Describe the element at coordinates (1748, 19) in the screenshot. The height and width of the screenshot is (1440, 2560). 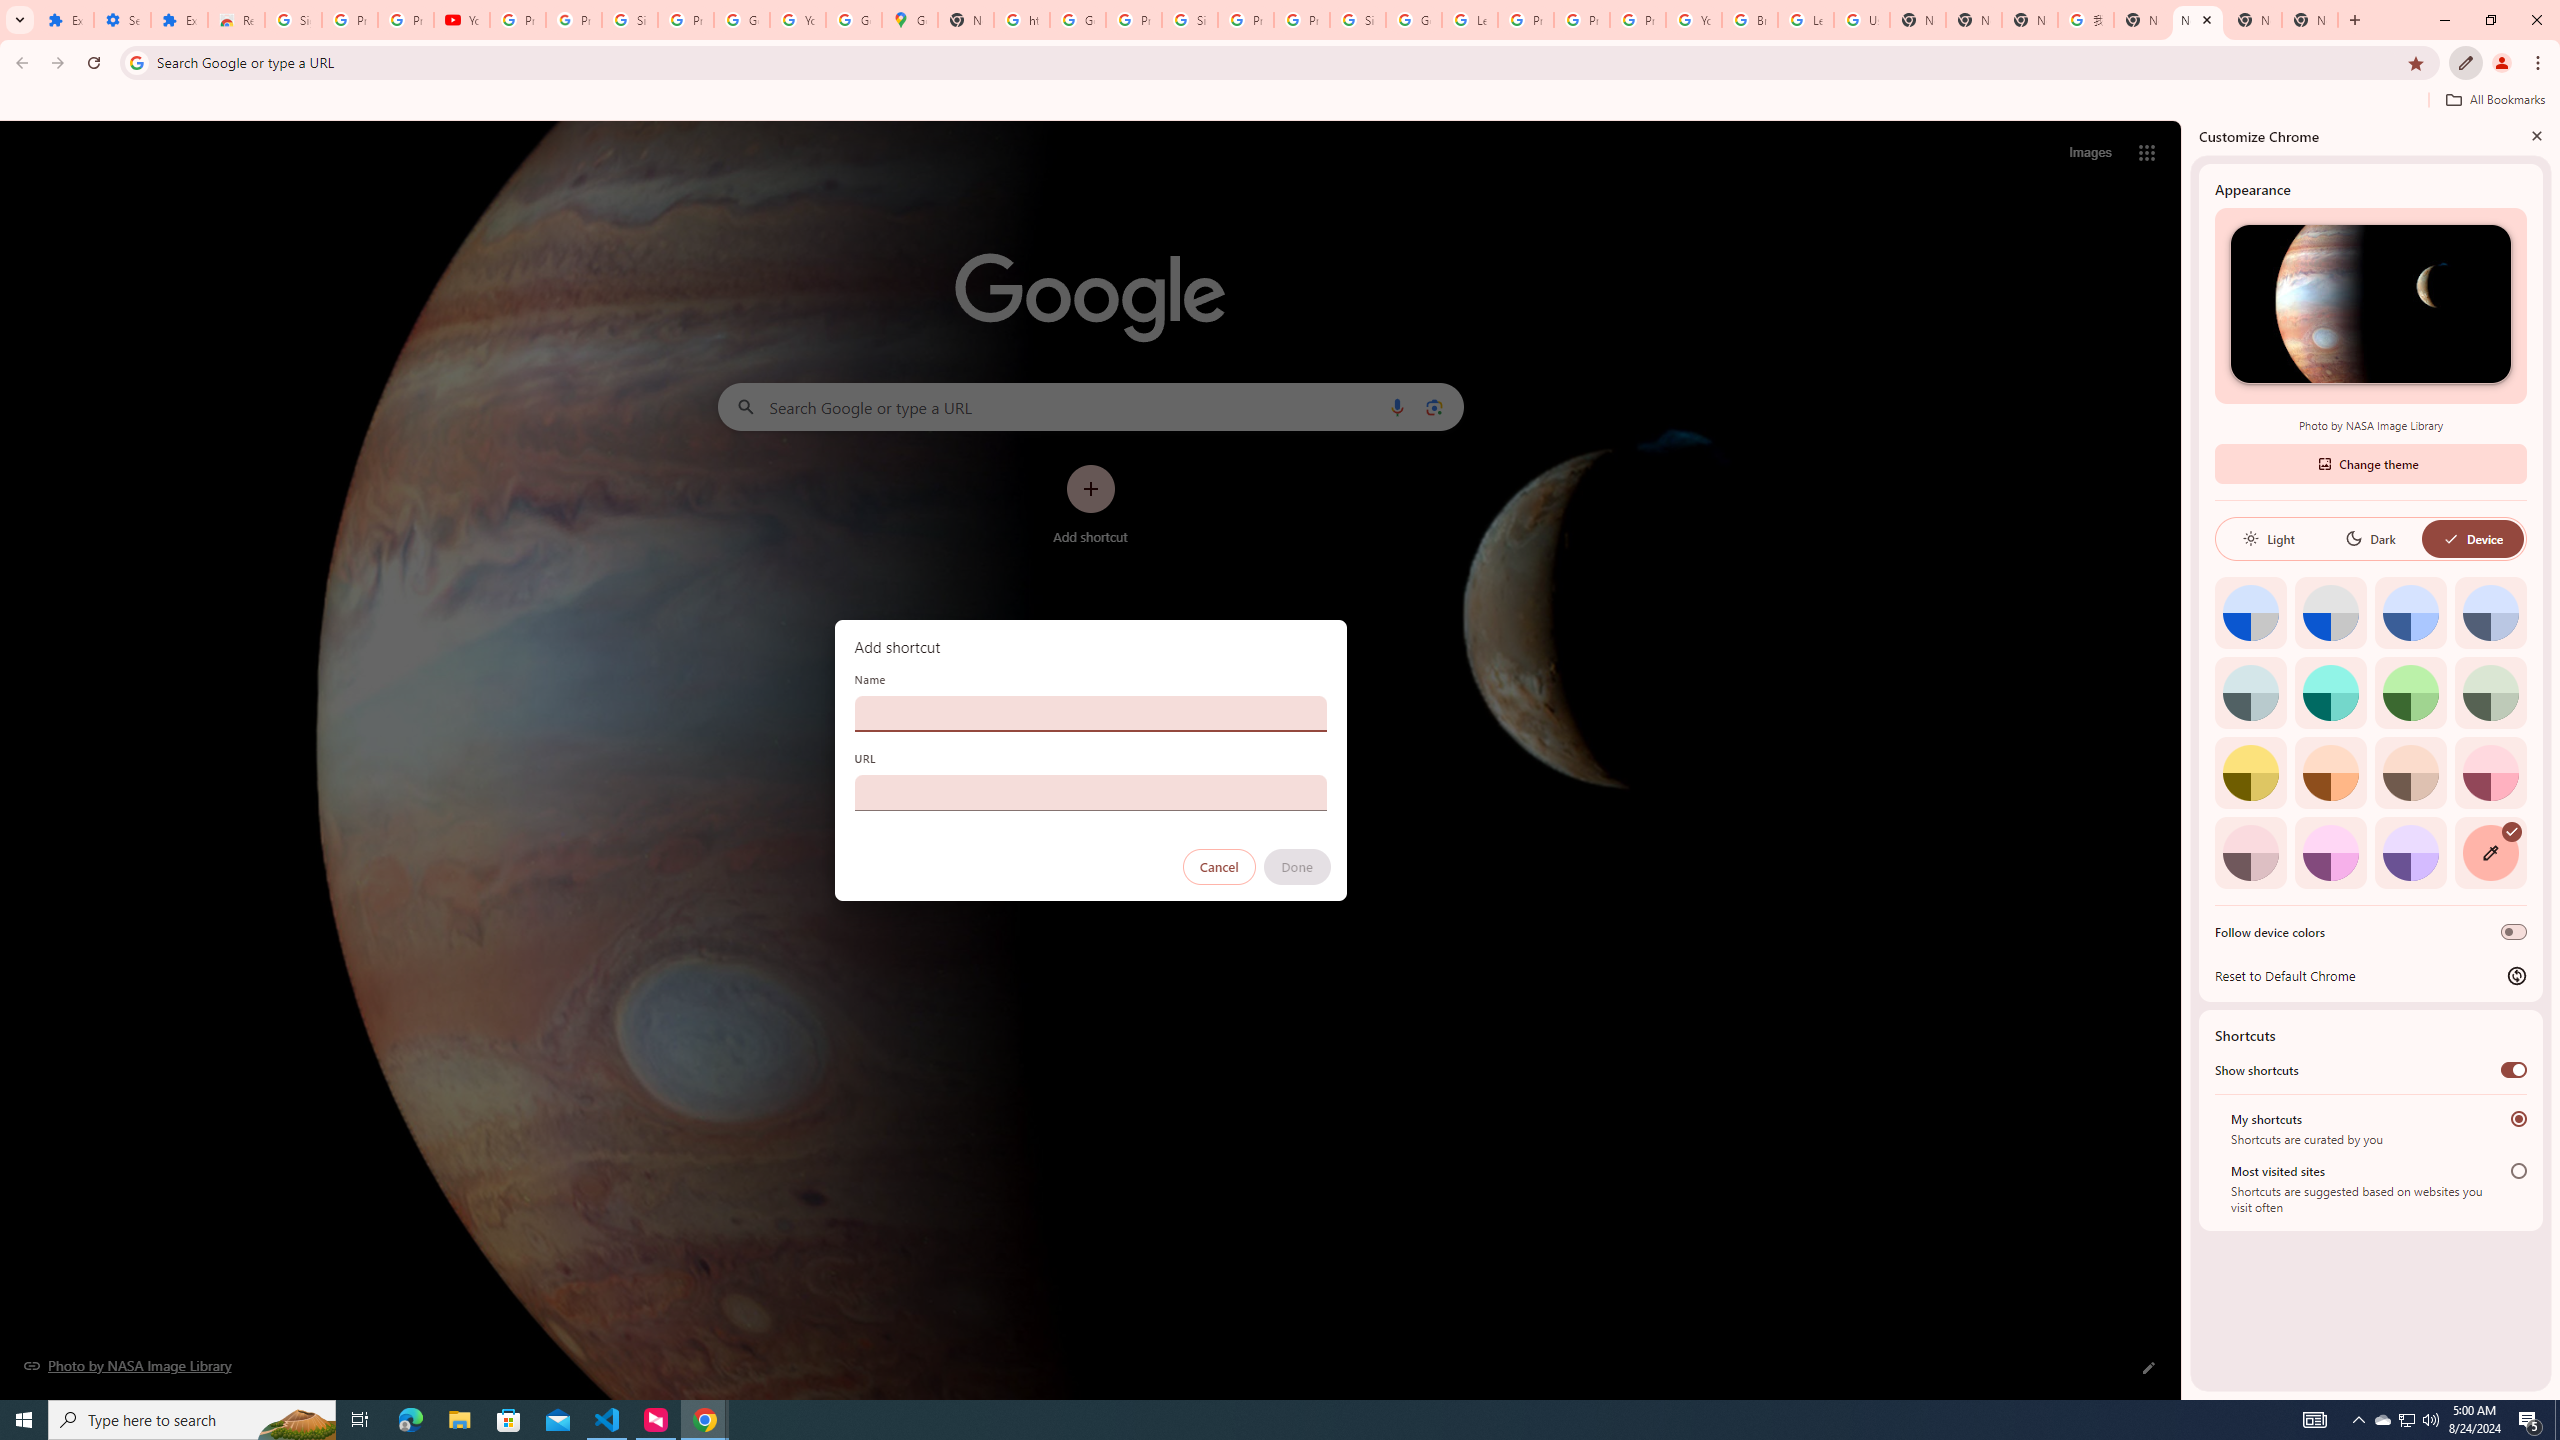
I see `'Browse Chrome as a guest - Computer - Google Chrome Help'` at that location.